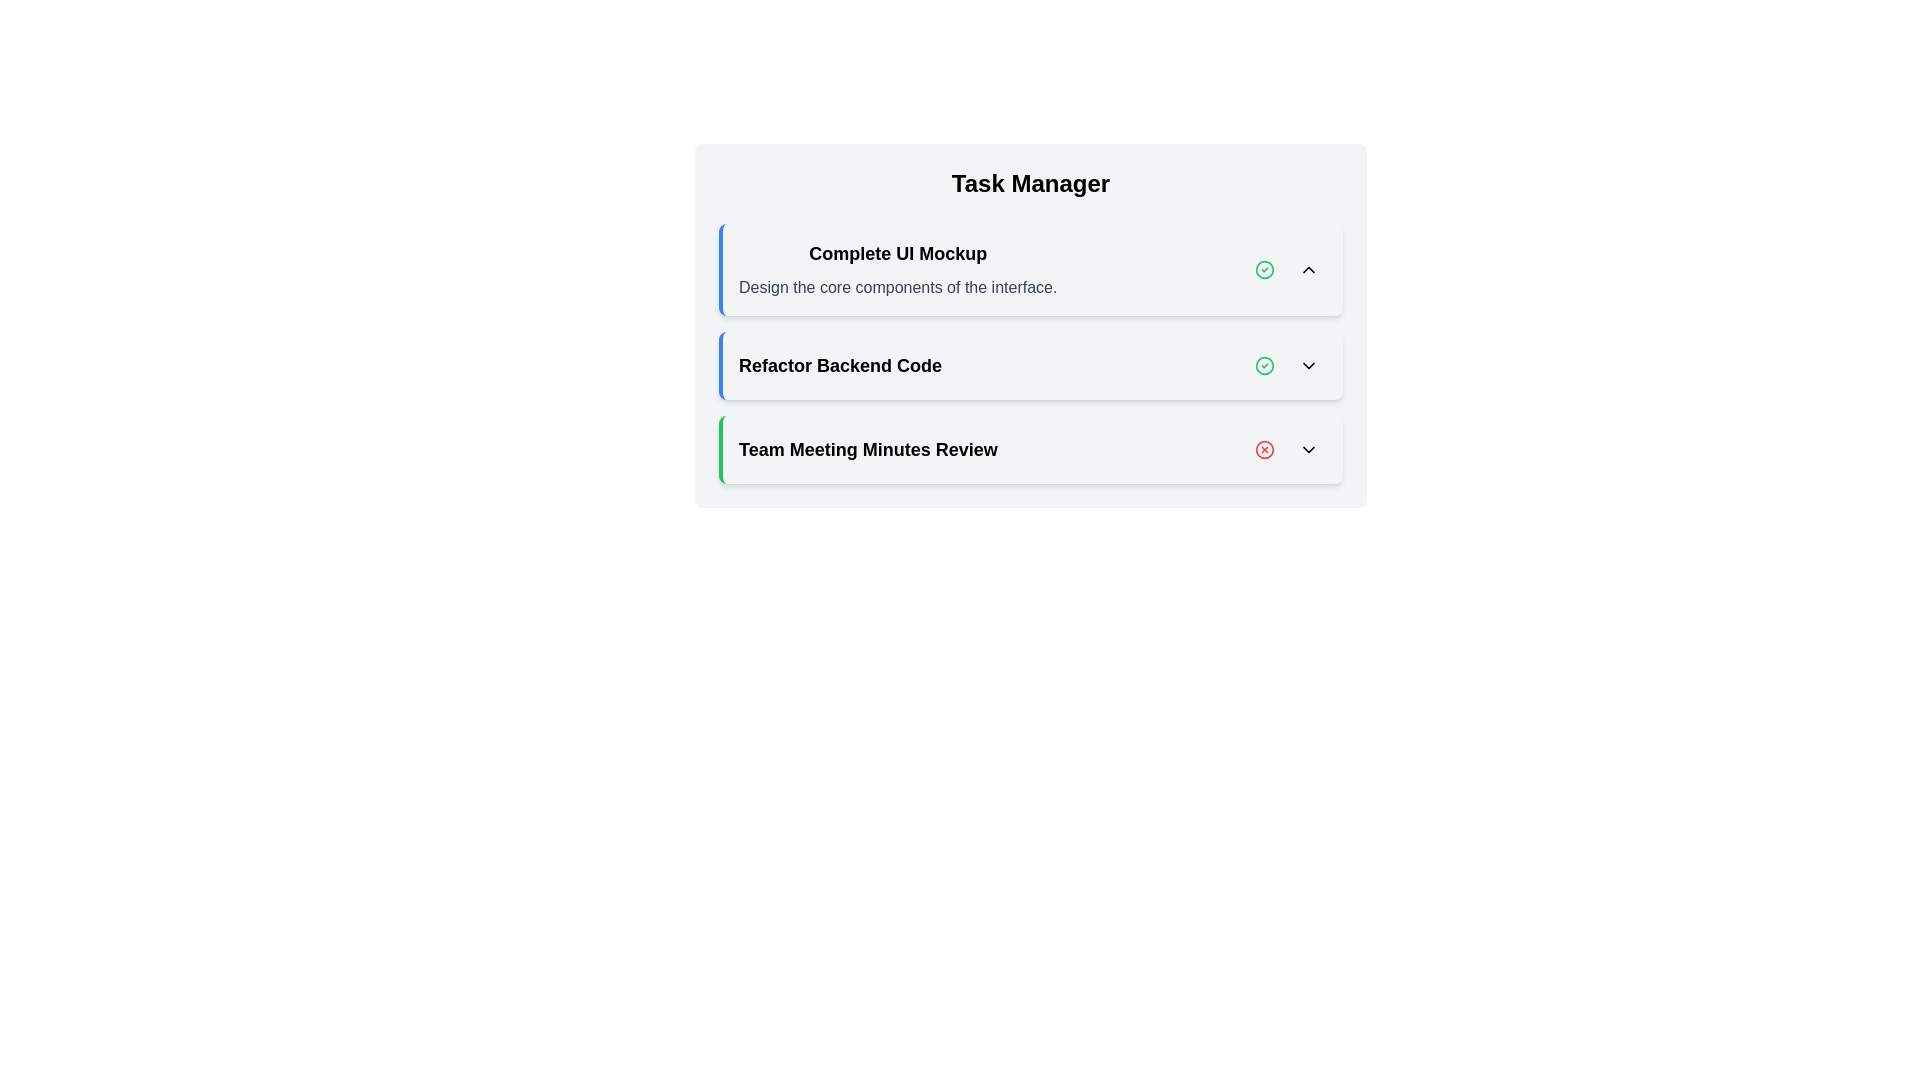 The height and width of the screenshot is (1080, 1920). I want to click on the button that moves the first task entry upwards in priority, located to the right of the green check mark button, so click(1309, 270).